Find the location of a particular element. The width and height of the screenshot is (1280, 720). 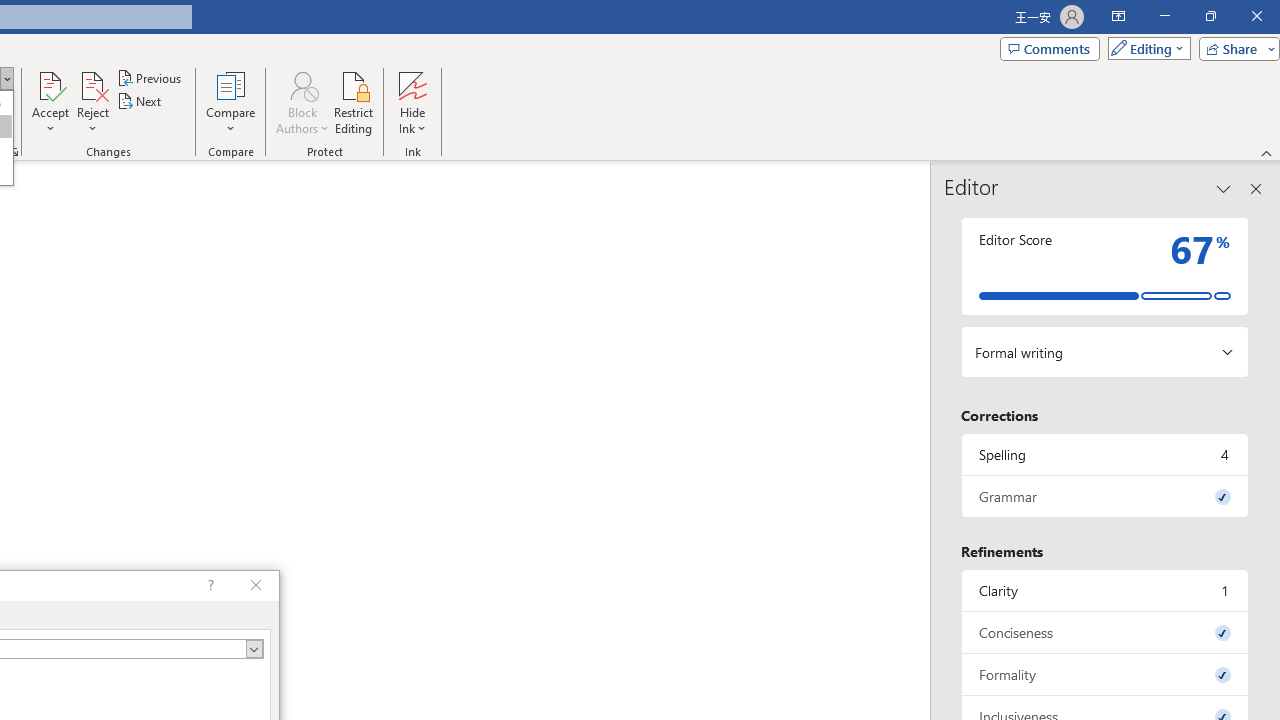

'Context help' is located at coordinates (209, 585).